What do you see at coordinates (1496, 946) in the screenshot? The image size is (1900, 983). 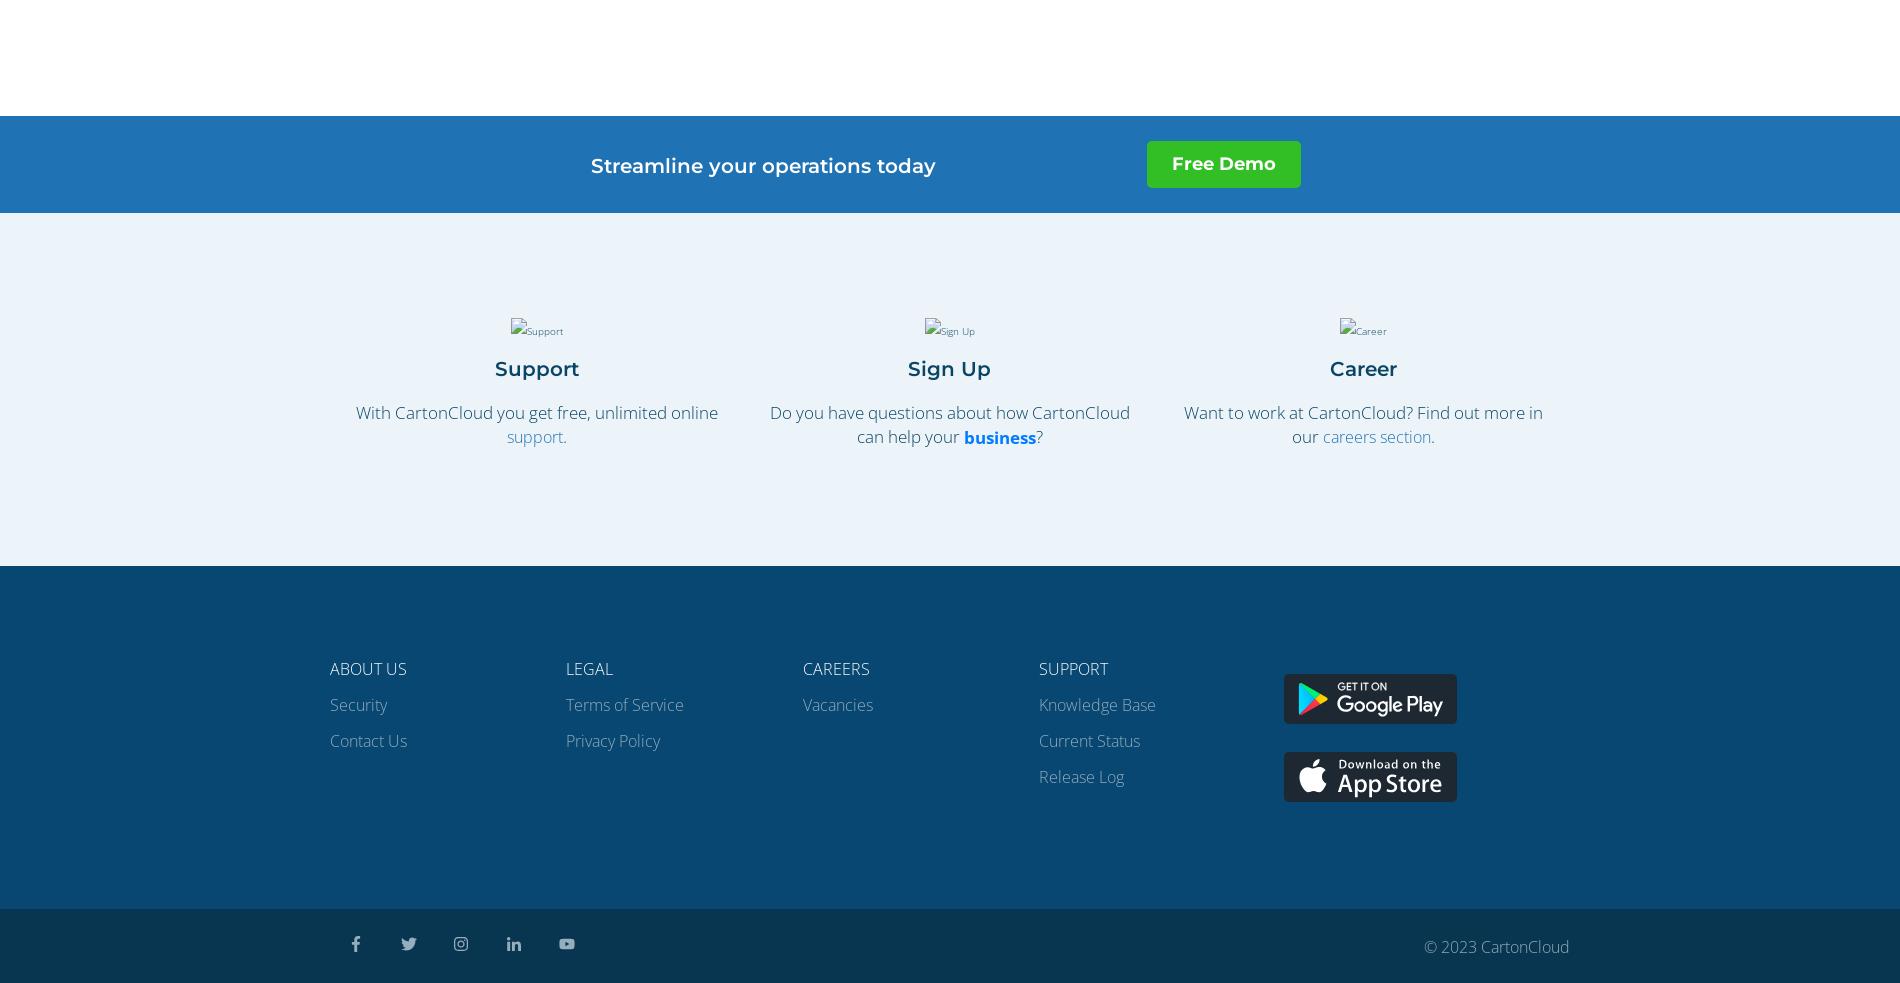 I see `'© 2023 CartonCloud'` at bounding box center [1496, 946].